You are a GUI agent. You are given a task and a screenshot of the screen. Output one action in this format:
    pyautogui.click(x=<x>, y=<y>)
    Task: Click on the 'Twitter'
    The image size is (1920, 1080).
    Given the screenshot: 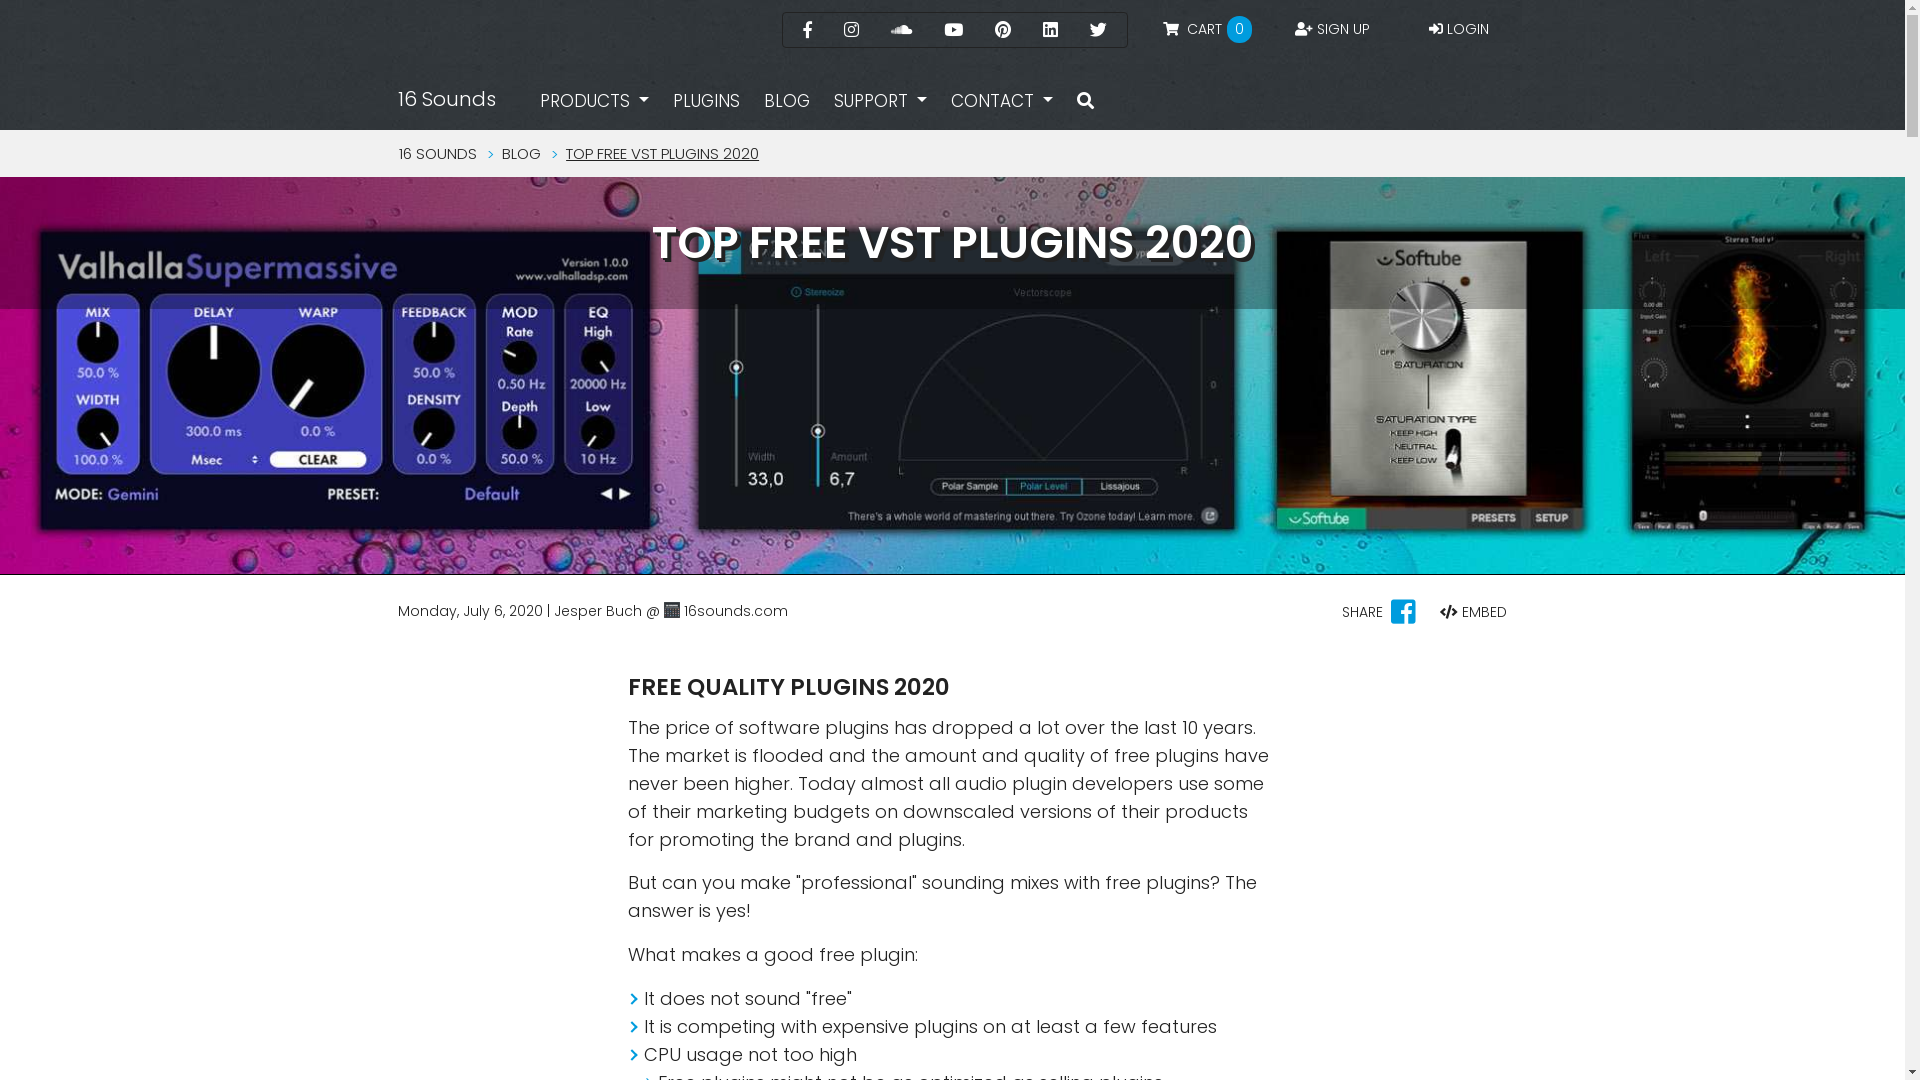 What is the action you would take?
    pyautogui.click(x=1097, y=30)
    